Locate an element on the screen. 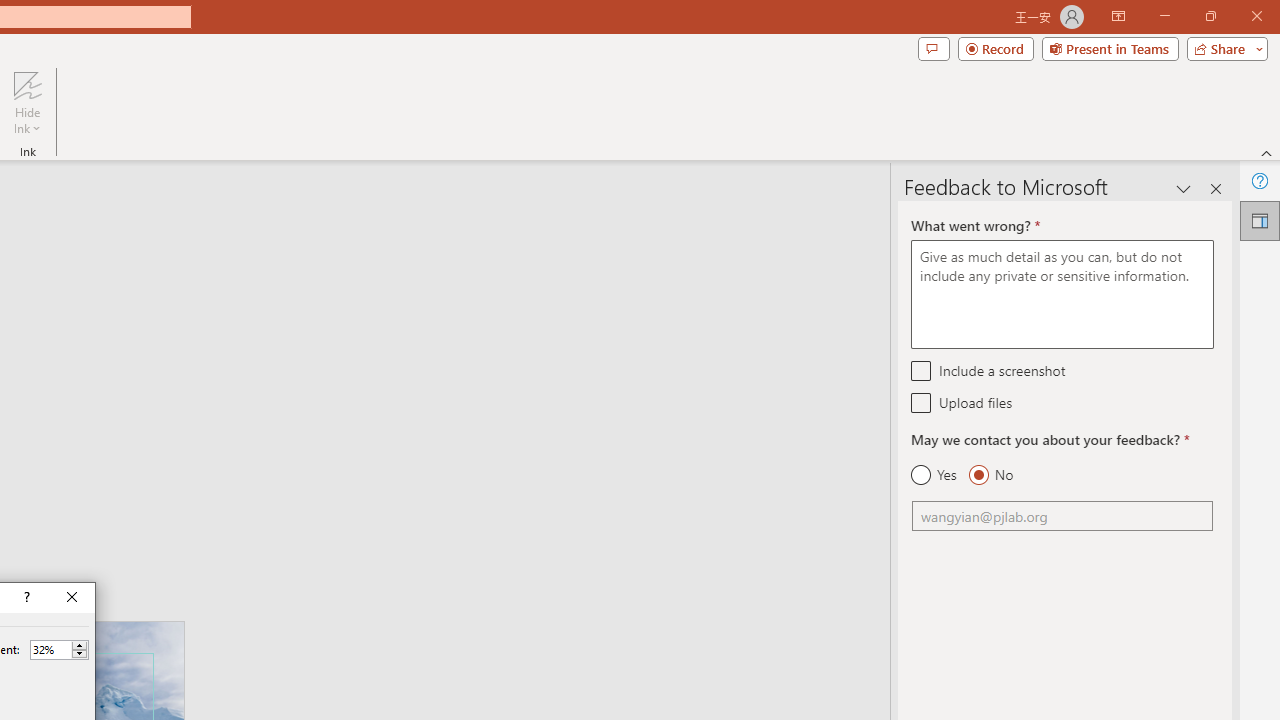 Image resolution: width=1280 pixels, height=720 pixels. 'What went wrong? *' is located at coordinates (1061, 294).